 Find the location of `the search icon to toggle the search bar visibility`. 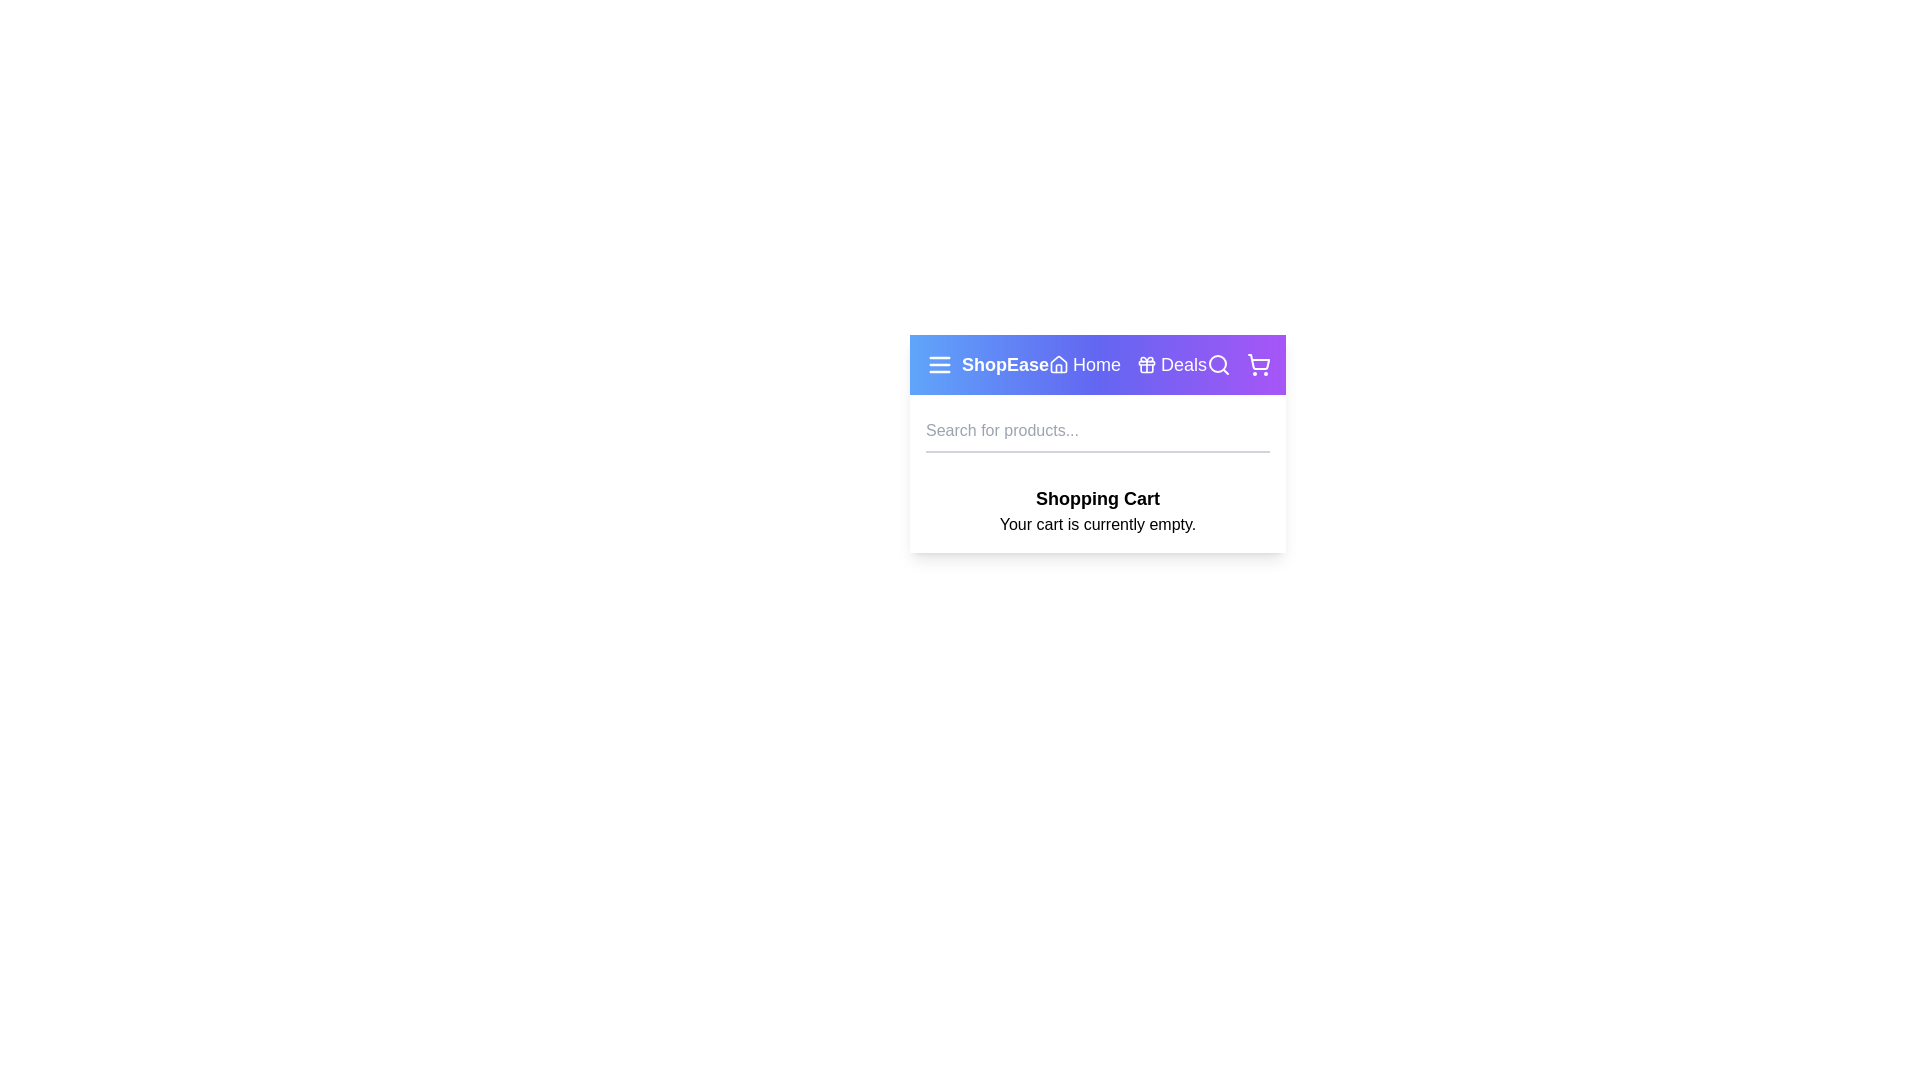

the search icon to toggle the search bar visibility is located at coordinates (1218, 365).